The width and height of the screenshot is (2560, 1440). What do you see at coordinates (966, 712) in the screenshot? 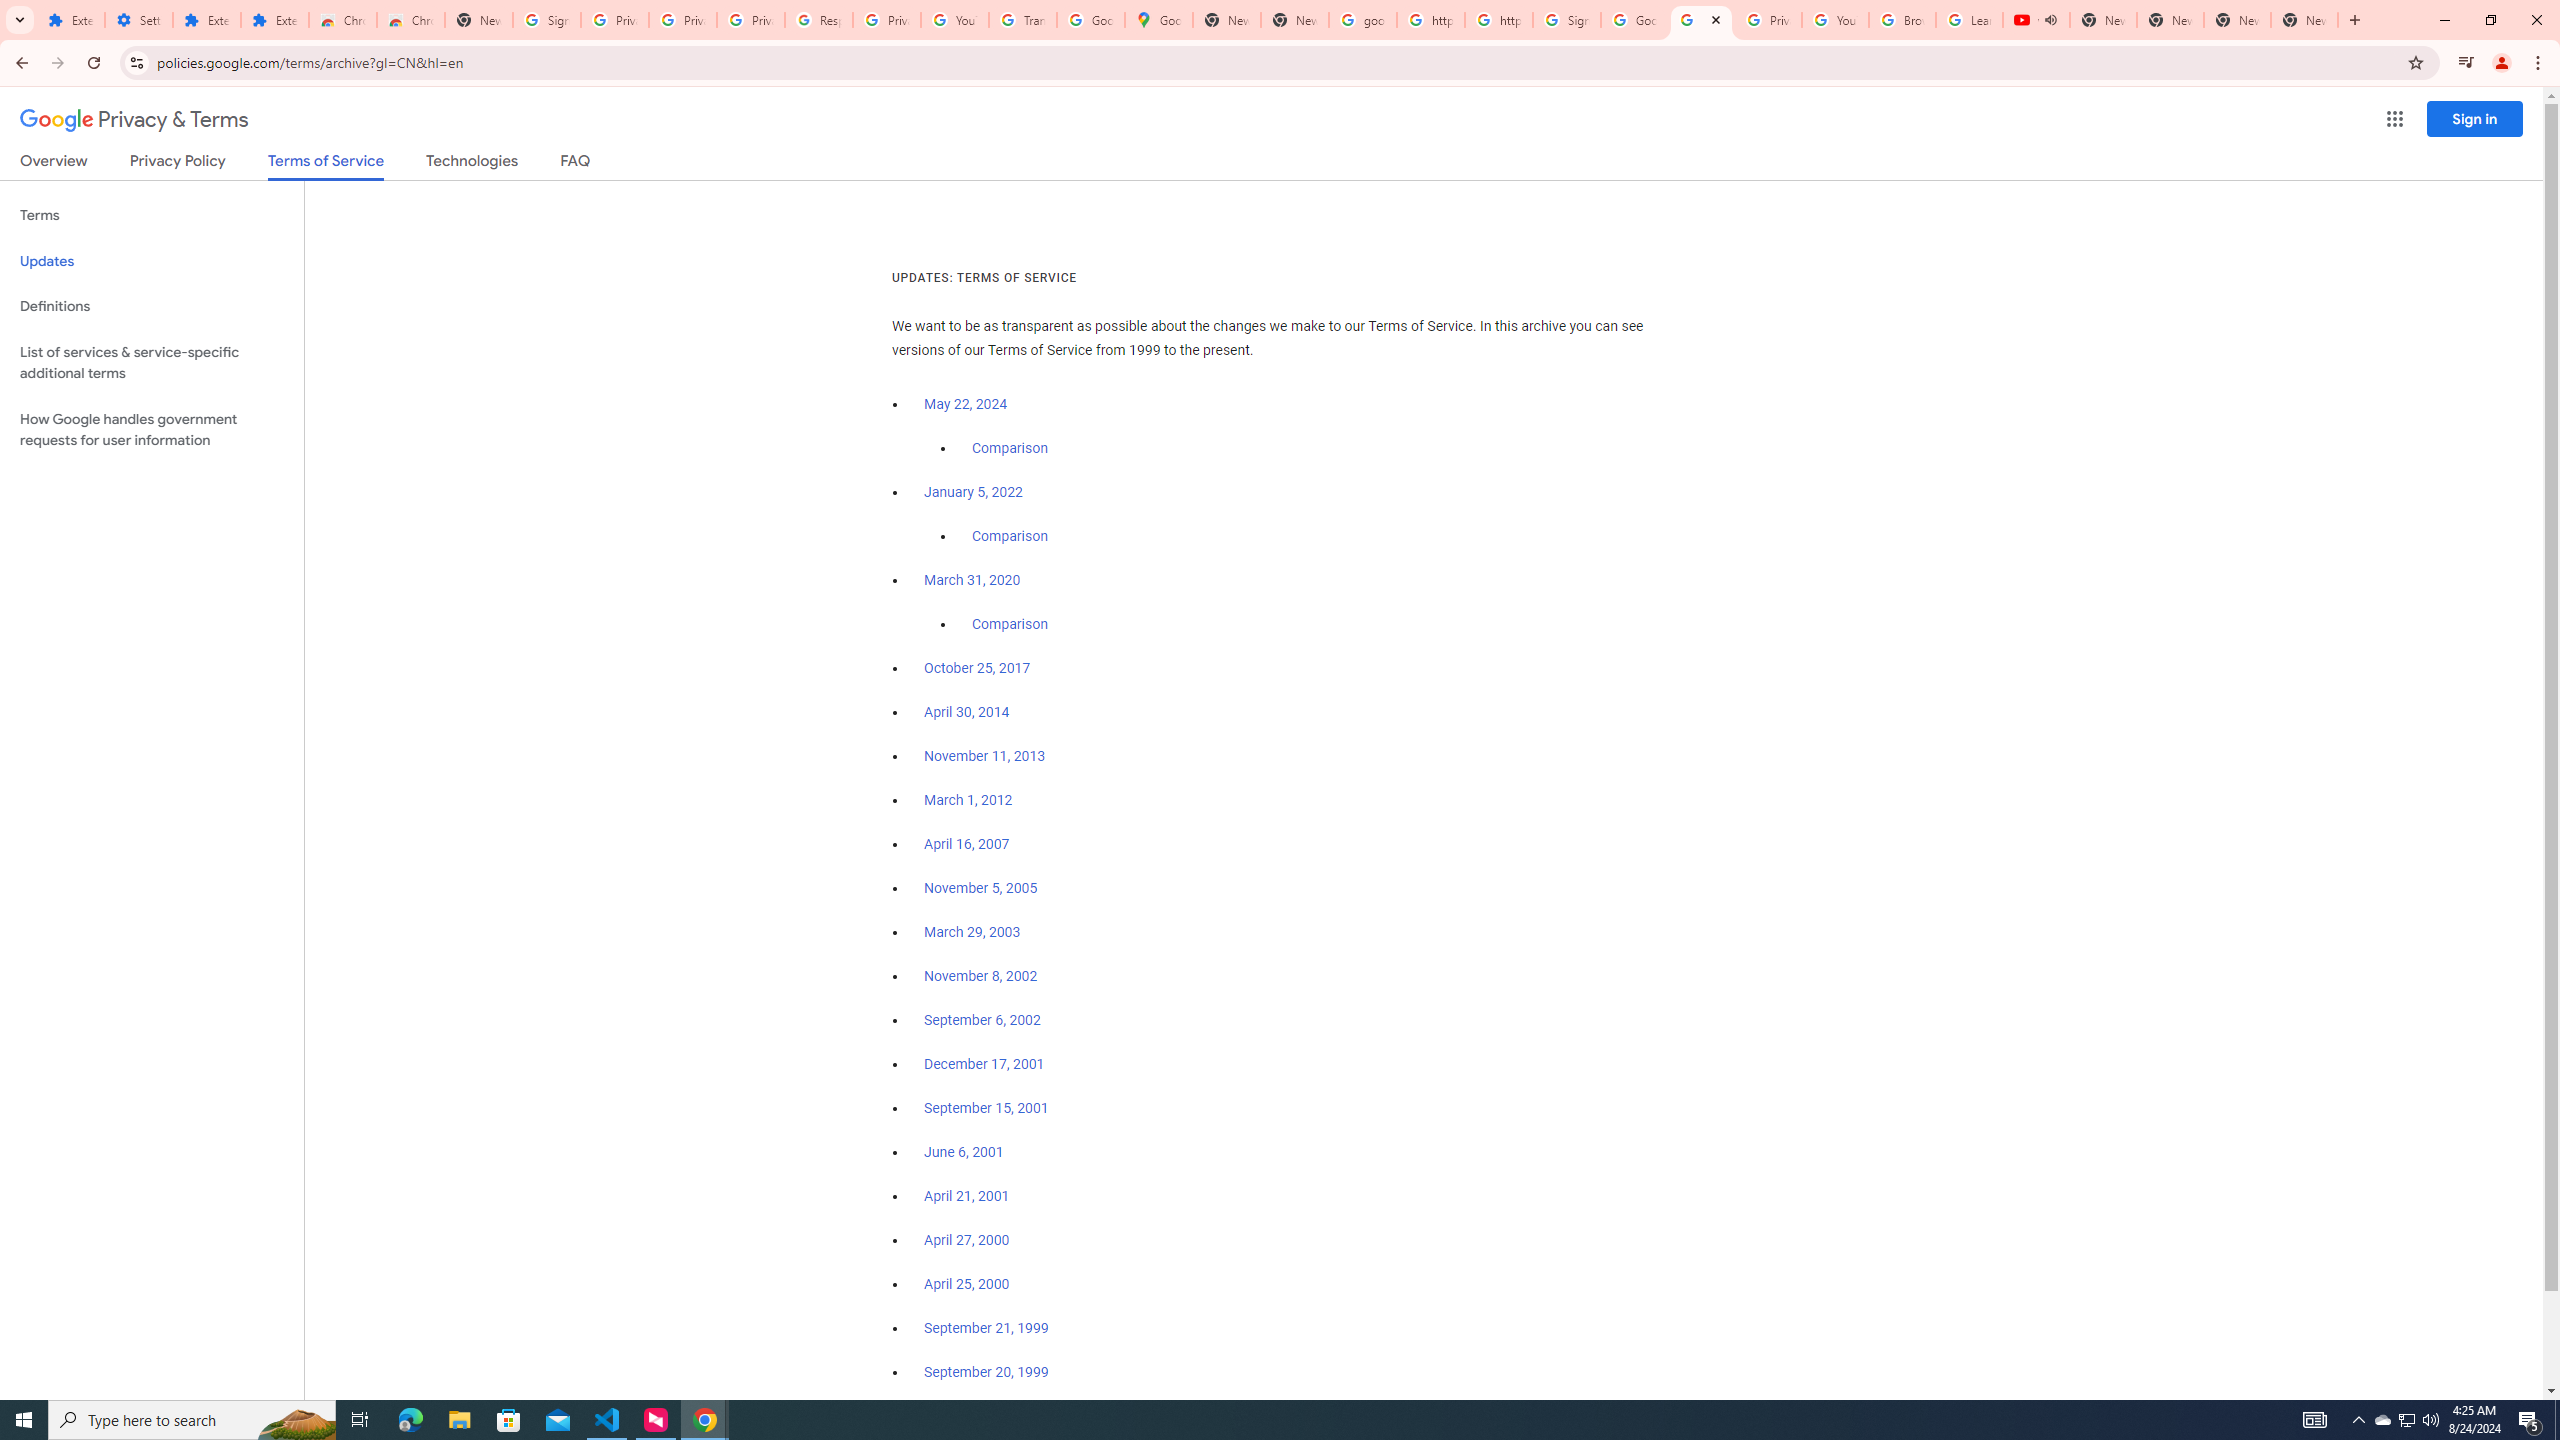
I see `'April 30, 2014'` at bounding box center [966, 712].